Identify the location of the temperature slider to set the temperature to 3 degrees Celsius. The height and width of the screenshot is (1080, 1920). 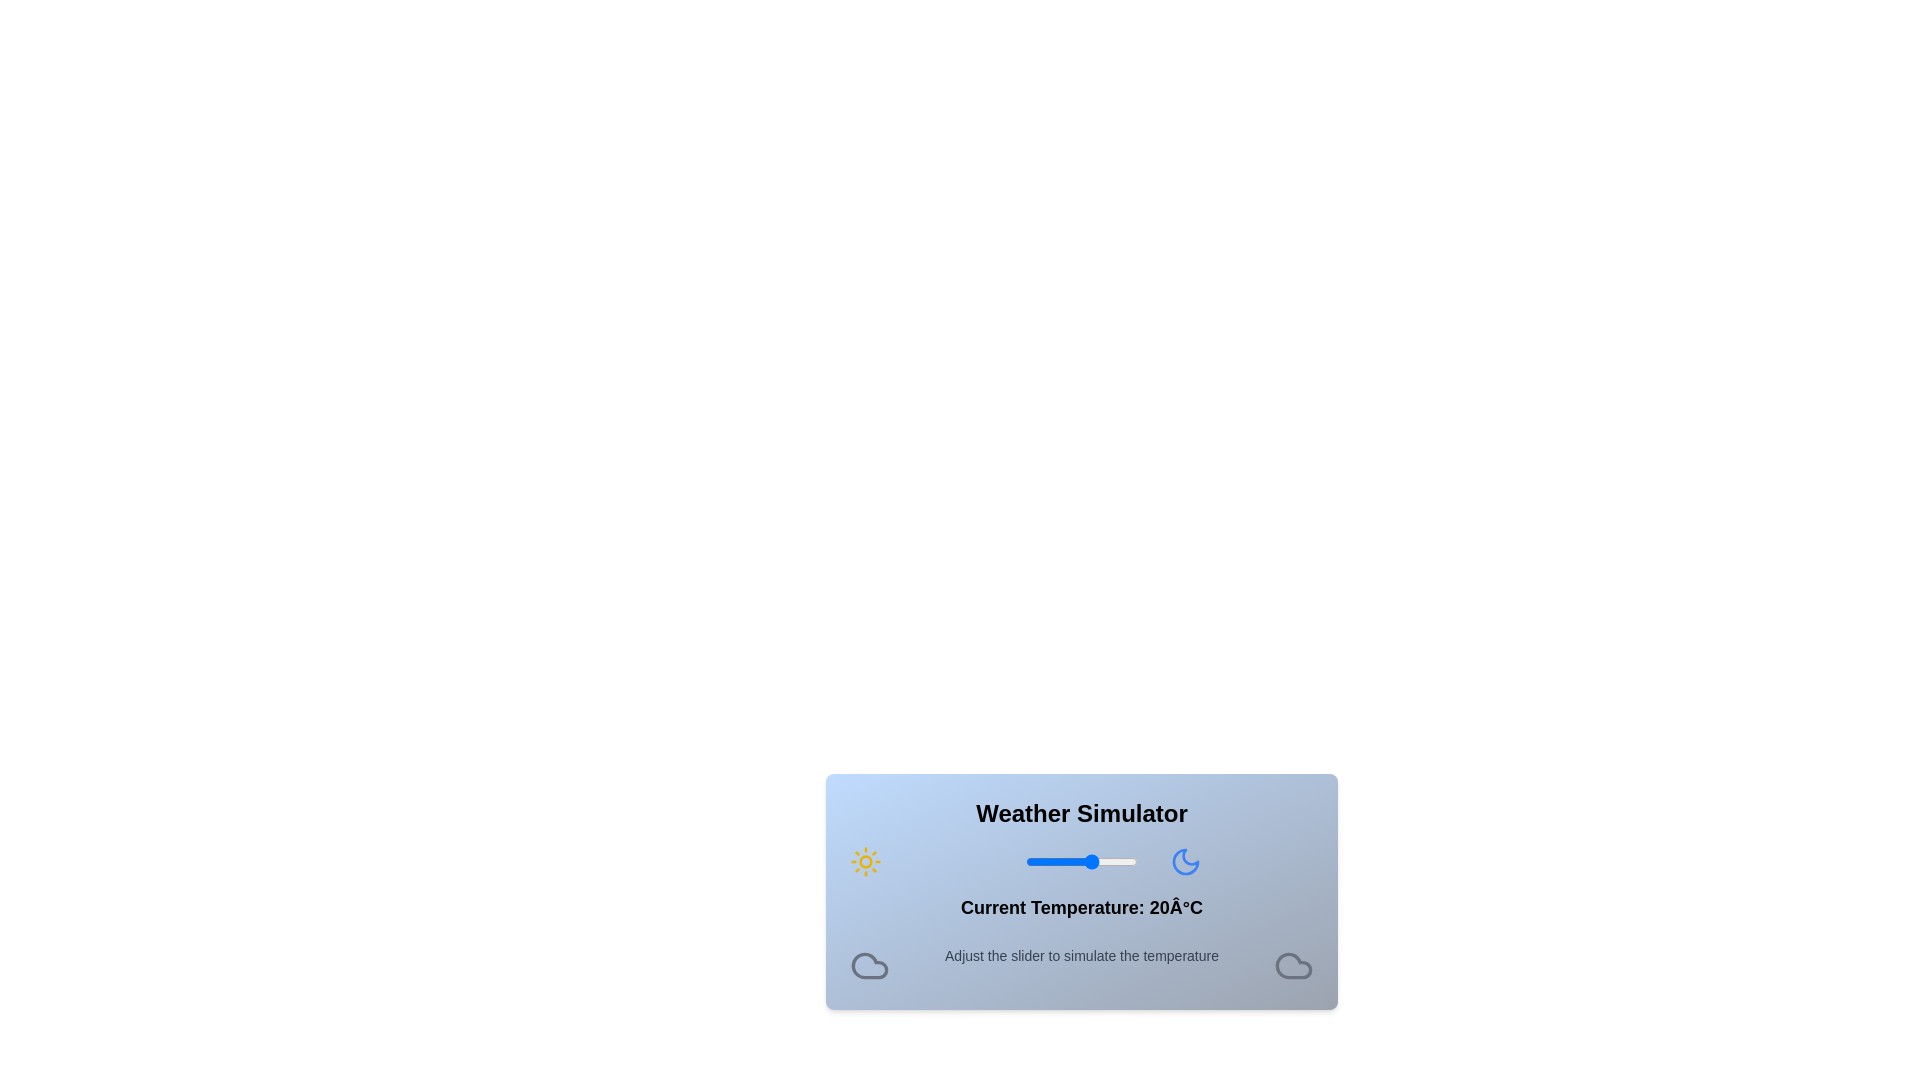
(1054, 860).